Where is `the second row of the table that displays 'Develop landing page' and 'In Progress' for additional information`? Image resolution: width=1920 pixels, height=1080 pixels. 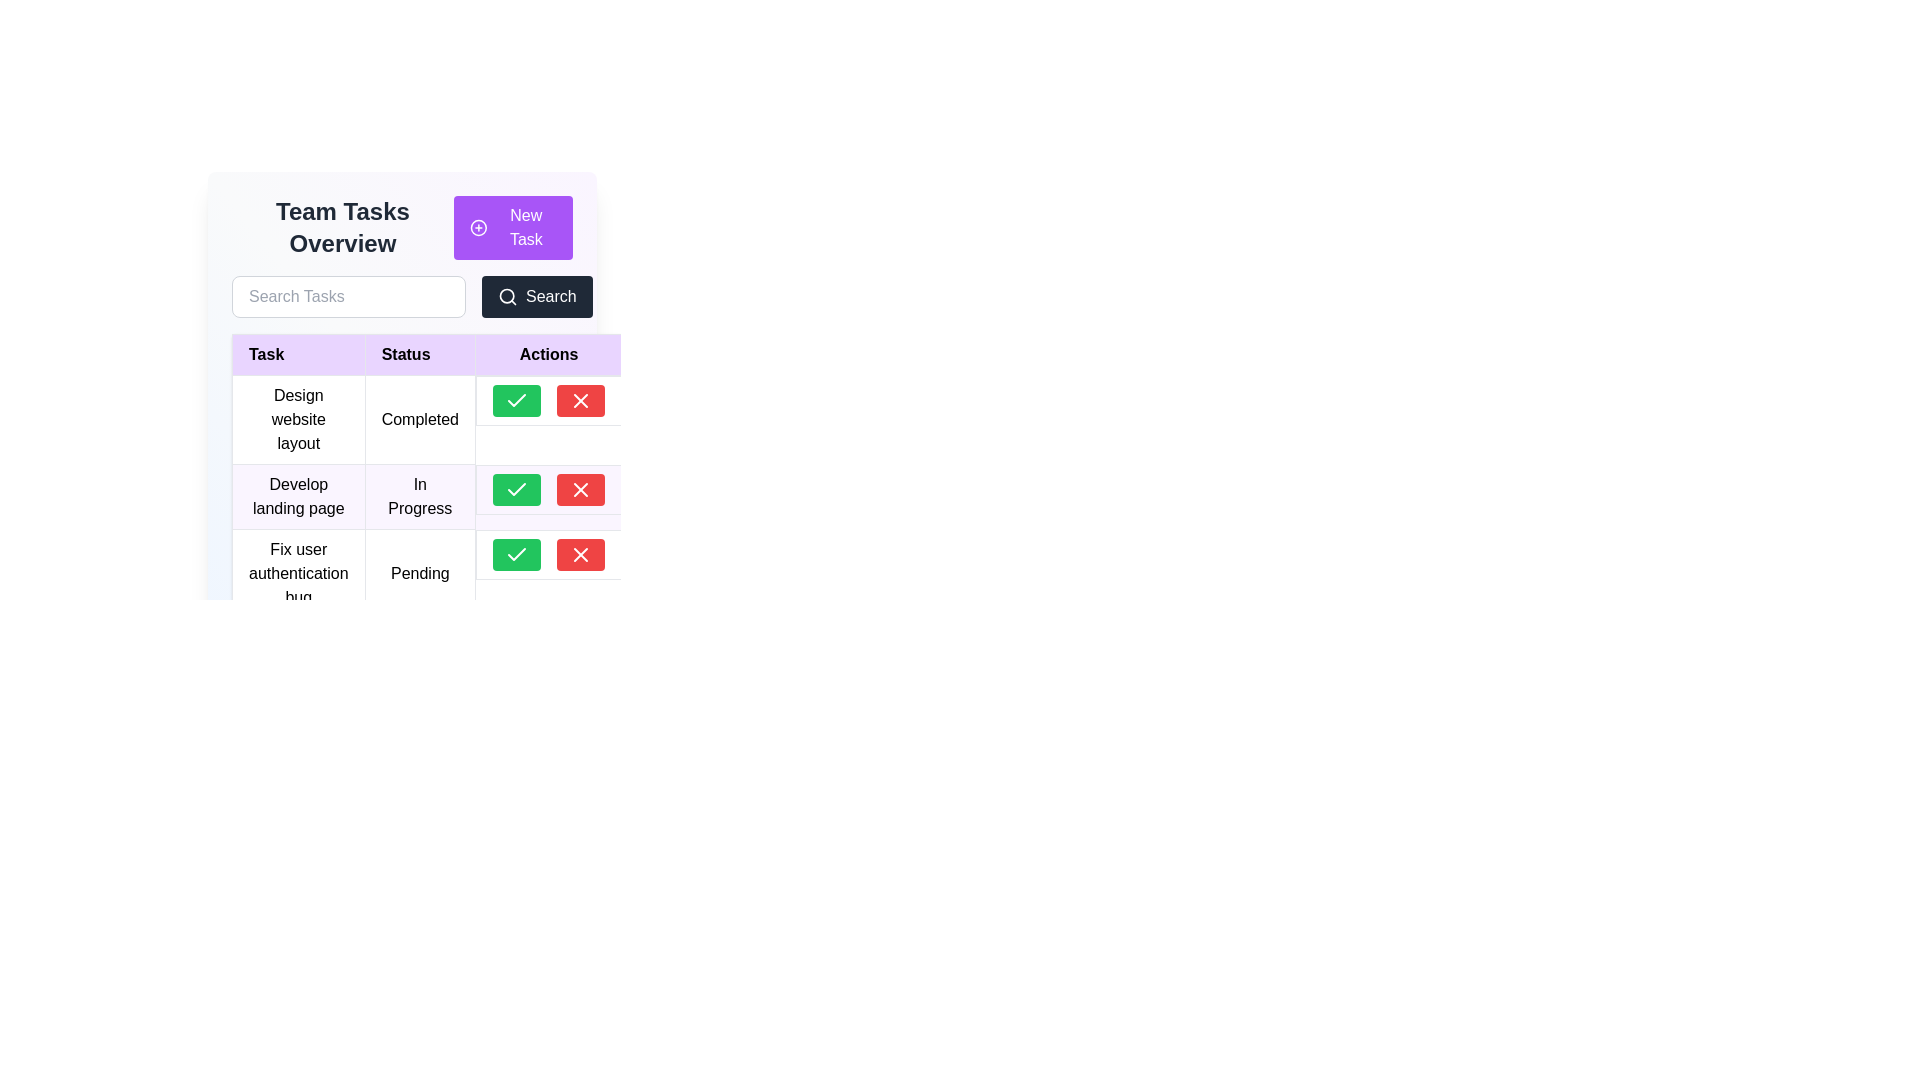
the second row of the table that displays 'Develop landing page' and 'In Progress' for additional information is located at coordinates (426, 496).